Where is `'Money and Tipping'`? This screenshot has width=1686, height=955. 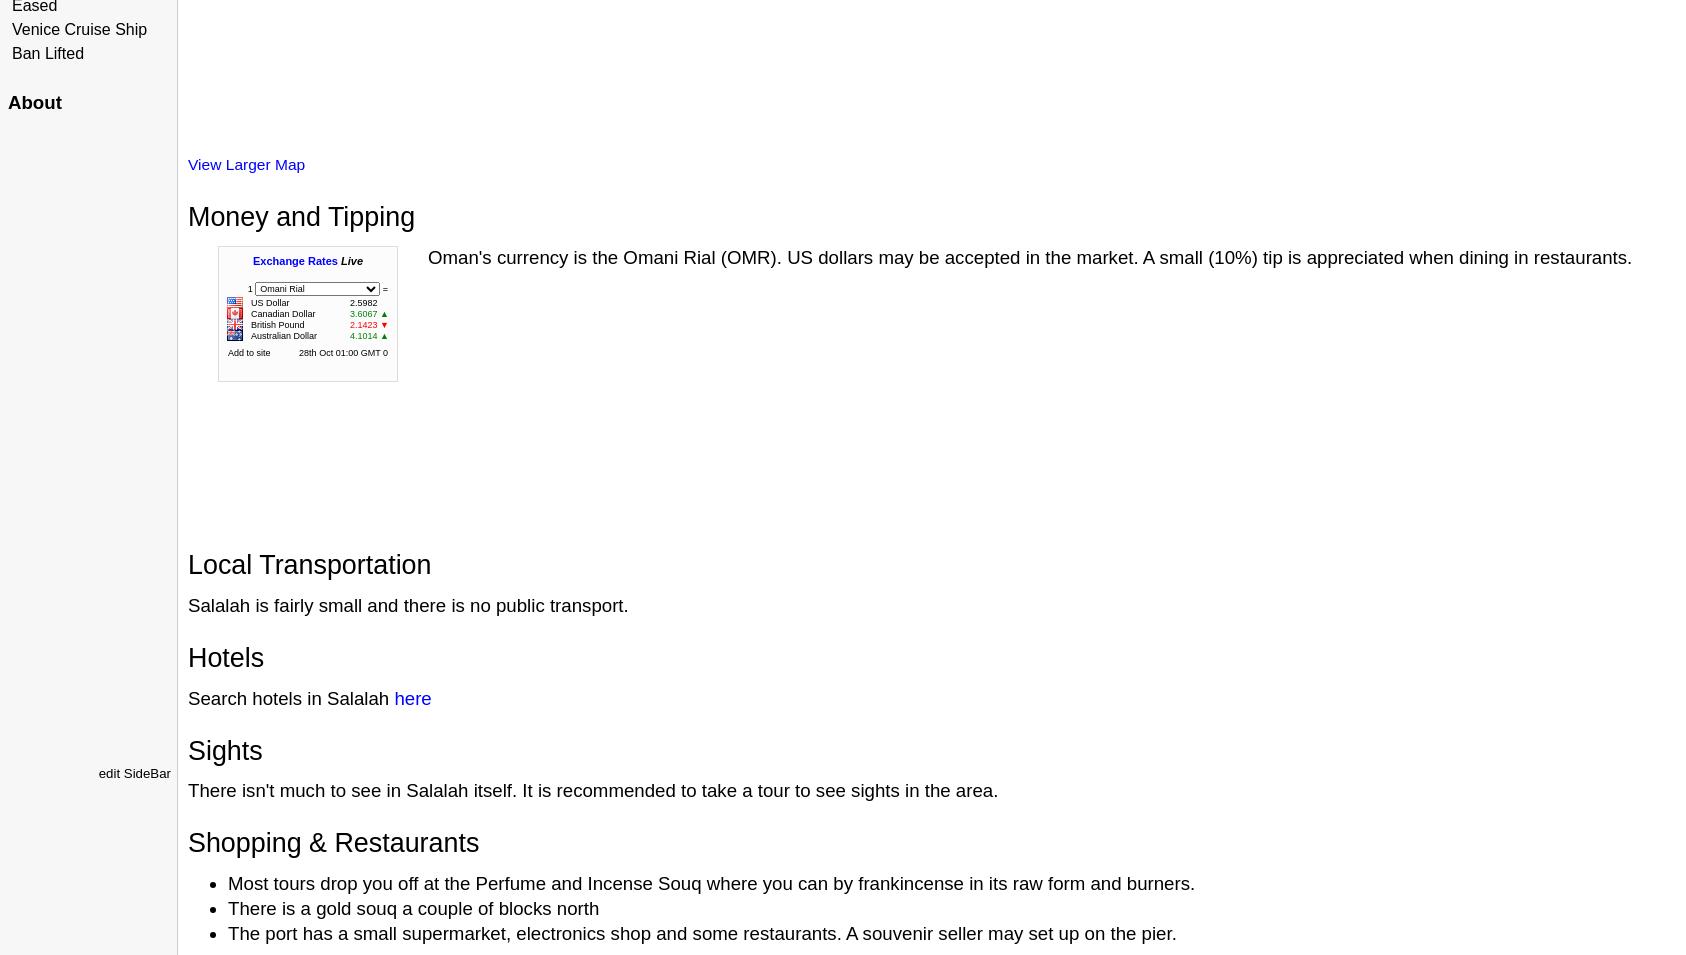 'Money and Tipping' is located at coordinates (300, 216).